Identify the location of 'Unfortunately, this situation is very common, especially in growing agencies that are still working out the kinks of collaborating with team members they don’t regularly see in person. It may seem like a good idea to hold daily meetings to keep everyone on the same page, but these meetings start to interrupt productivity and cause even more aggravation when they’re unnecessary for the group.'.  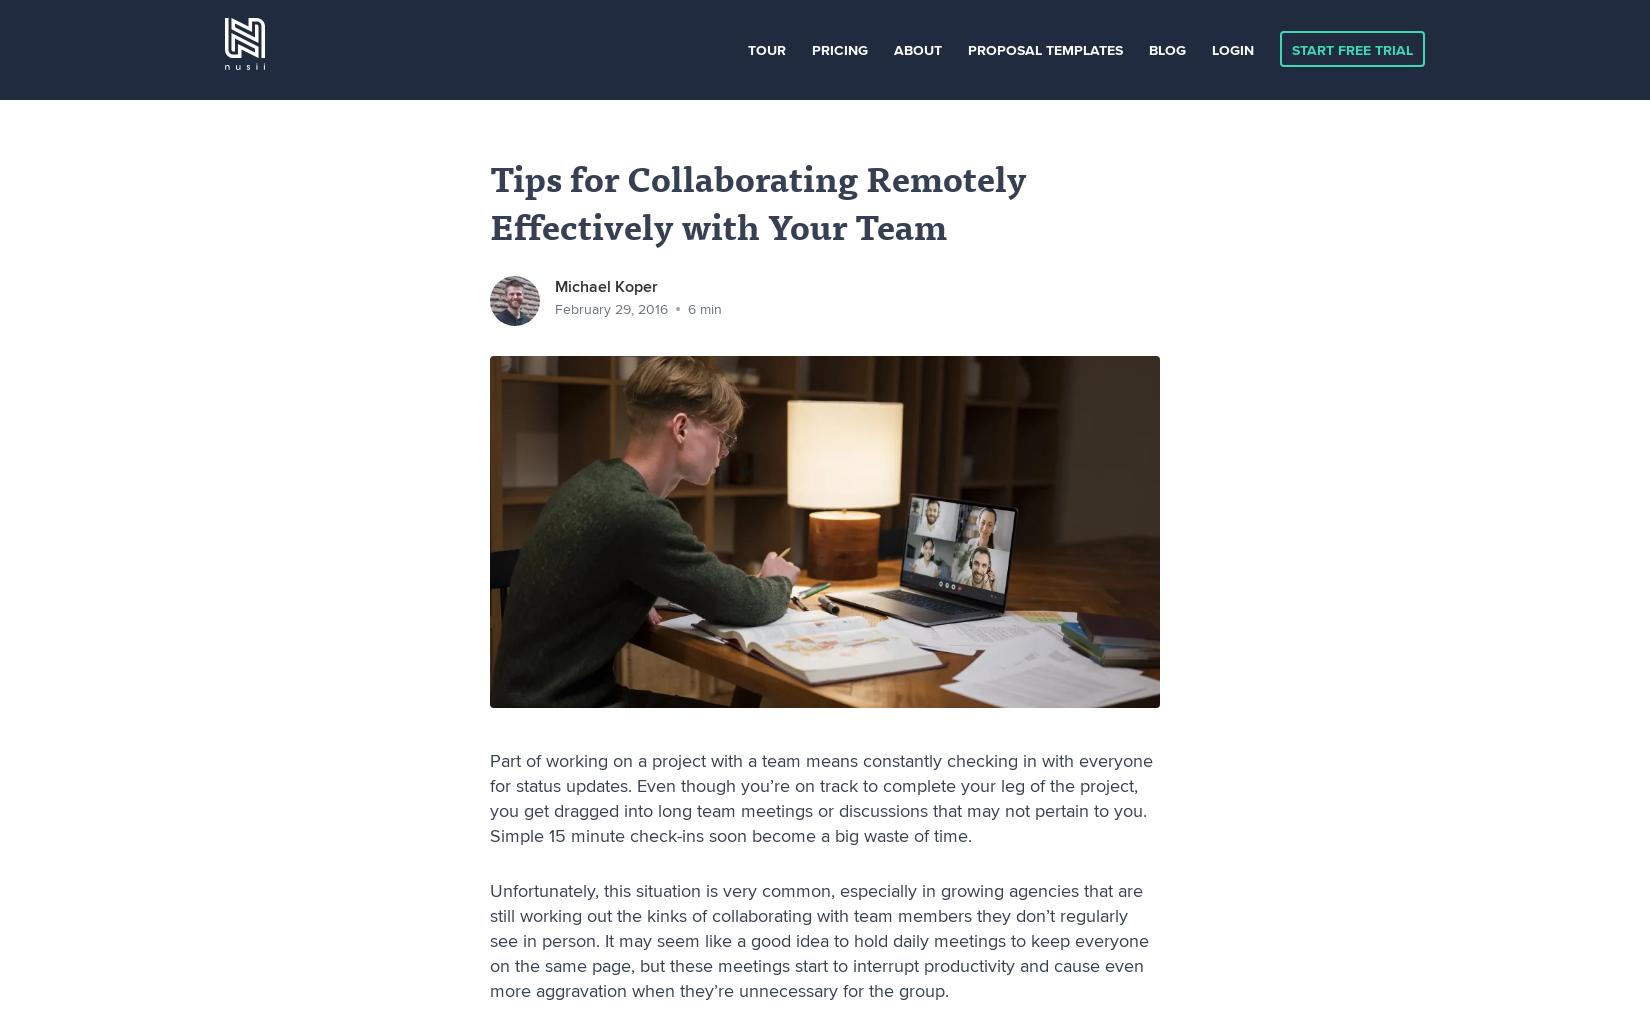
(489, 939).